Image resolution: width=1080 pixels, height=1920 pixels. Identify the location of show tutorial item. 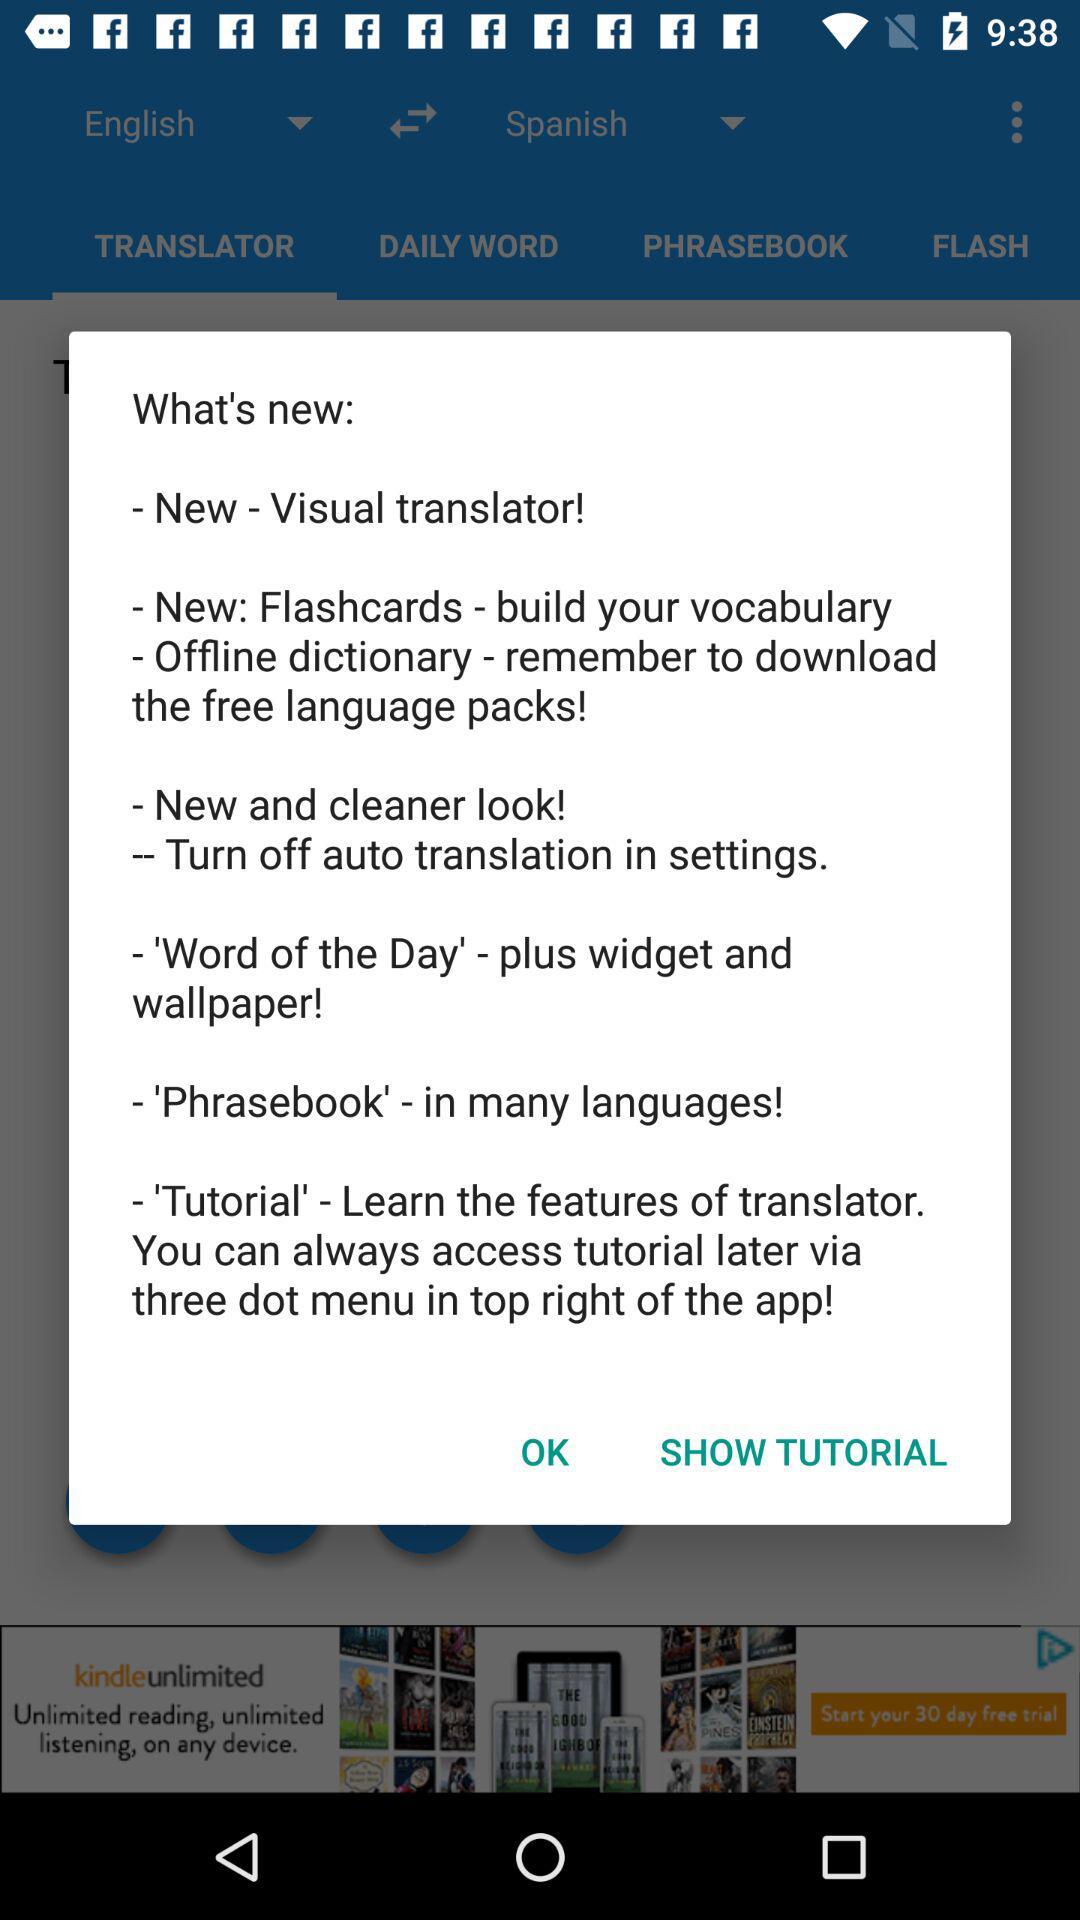
(802, 1451).